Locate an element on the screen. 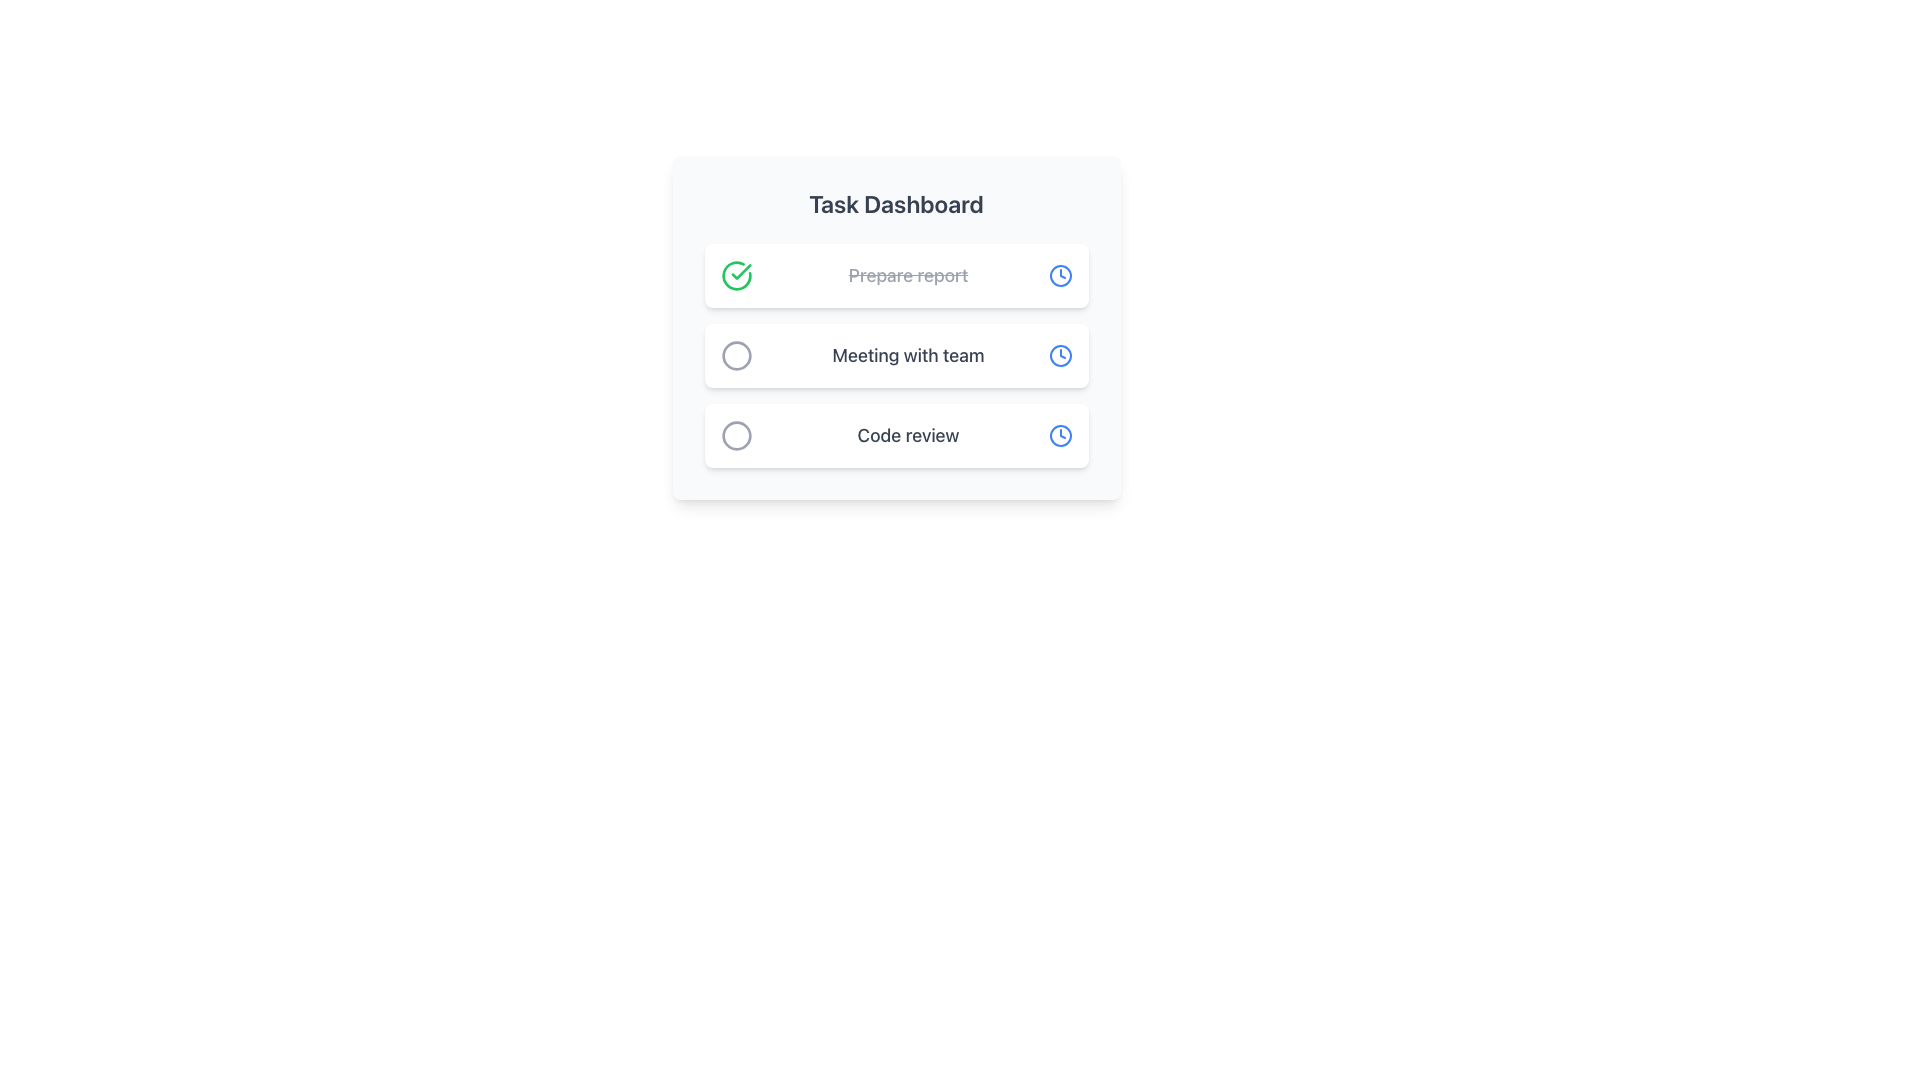 The image size is (1920, 1080). the circular checkbox or status indicator on the left of the 'Meeting with team' task item to change its state is located at coordinates (735, 354).